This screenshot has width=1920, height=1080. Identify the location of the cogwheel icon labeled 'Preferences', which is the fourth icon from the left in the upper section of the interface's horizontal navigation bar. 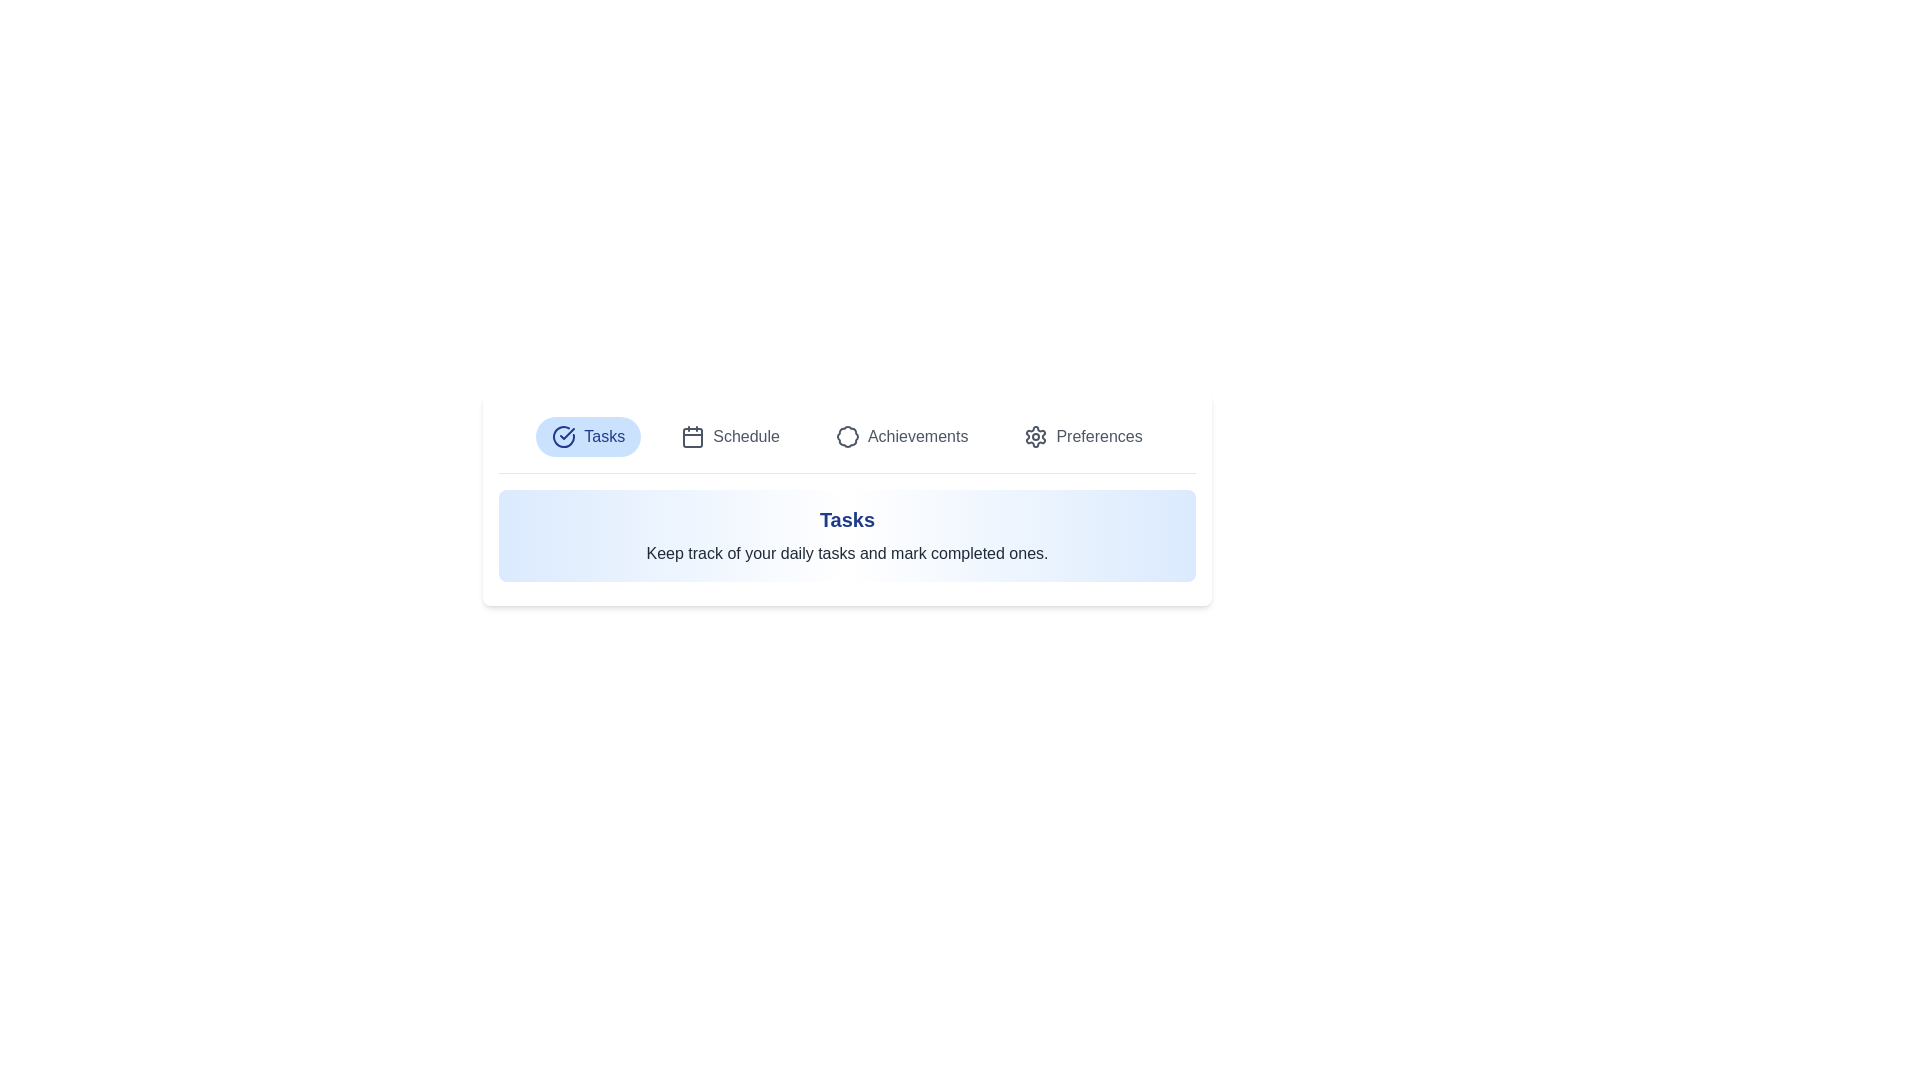
(1036, 435).